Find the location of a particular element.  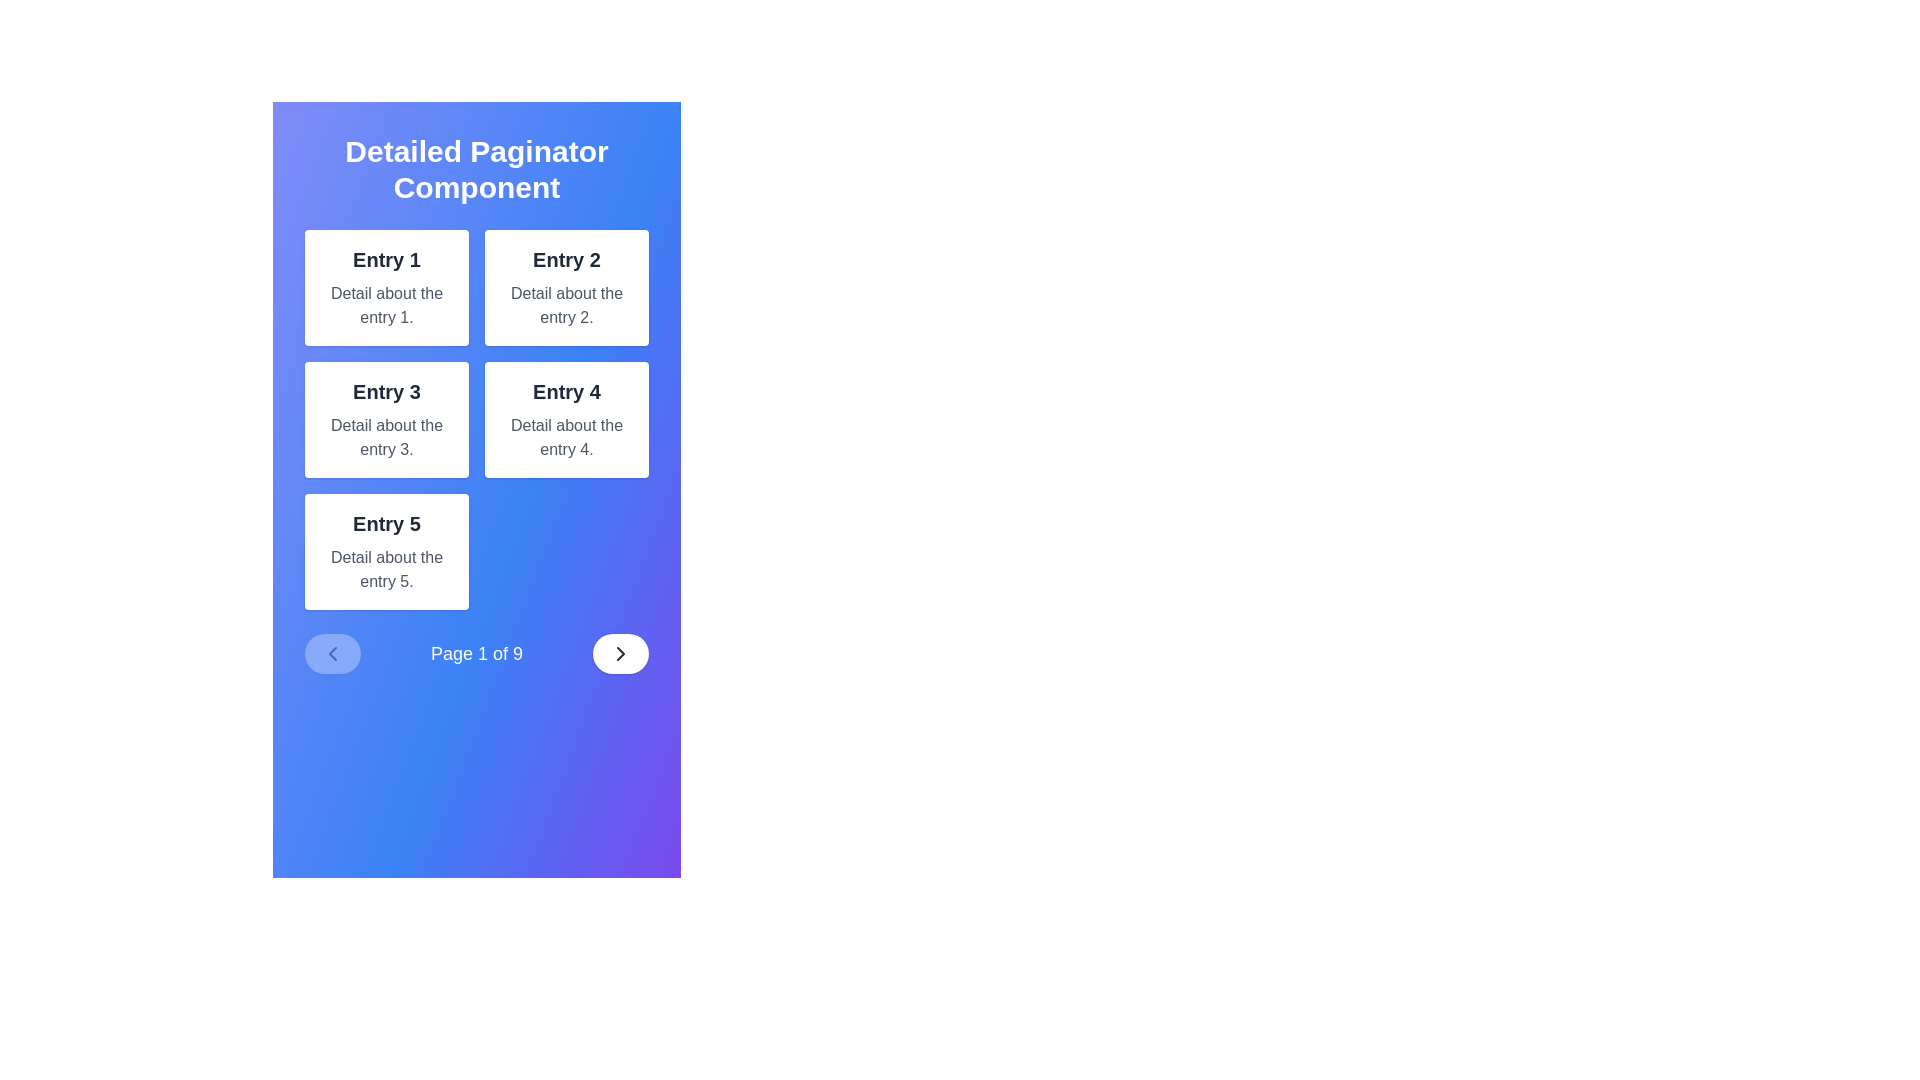

the button with an icon located at the bottom-left of the pagination section is located at coordinates (332, 654).